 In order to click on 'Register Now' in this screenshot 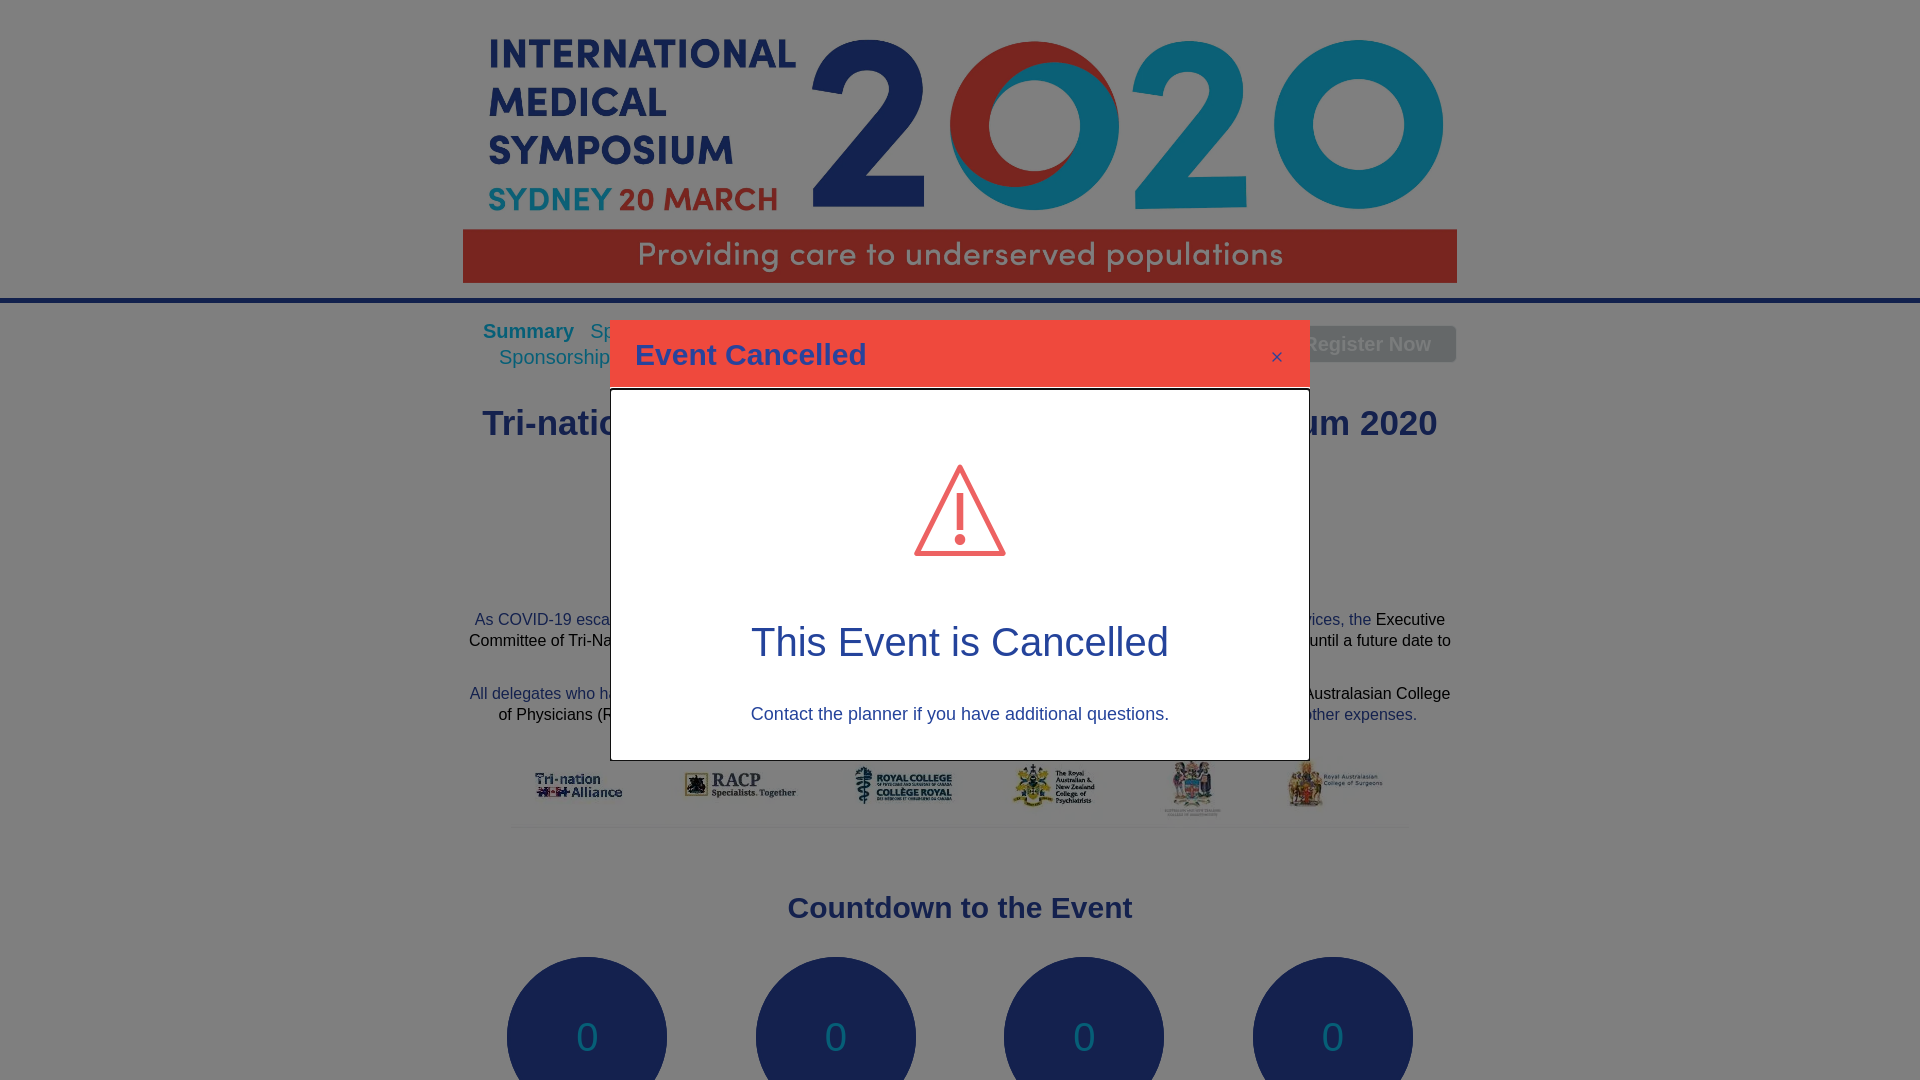, I will do `click(1366, 342)`.